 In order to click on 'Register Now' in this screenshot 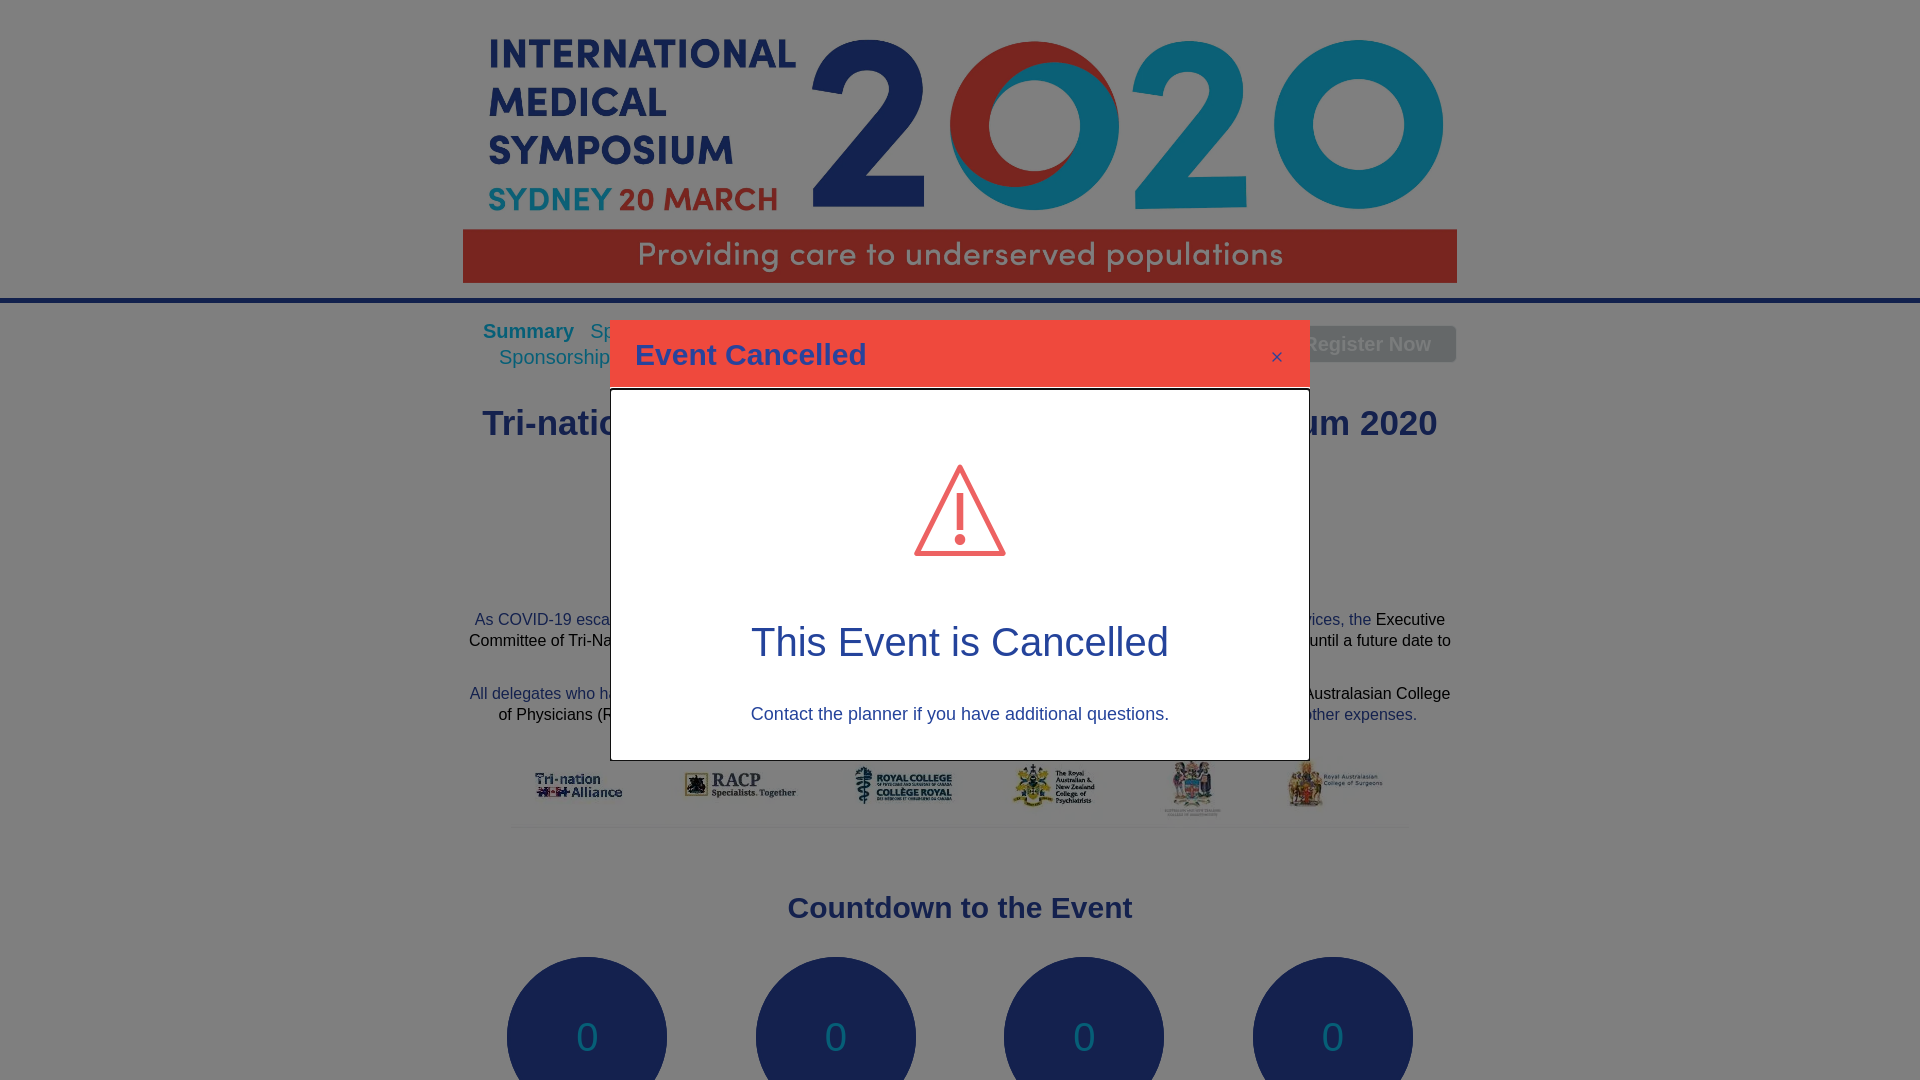, I will do `click(1366, 342)`.